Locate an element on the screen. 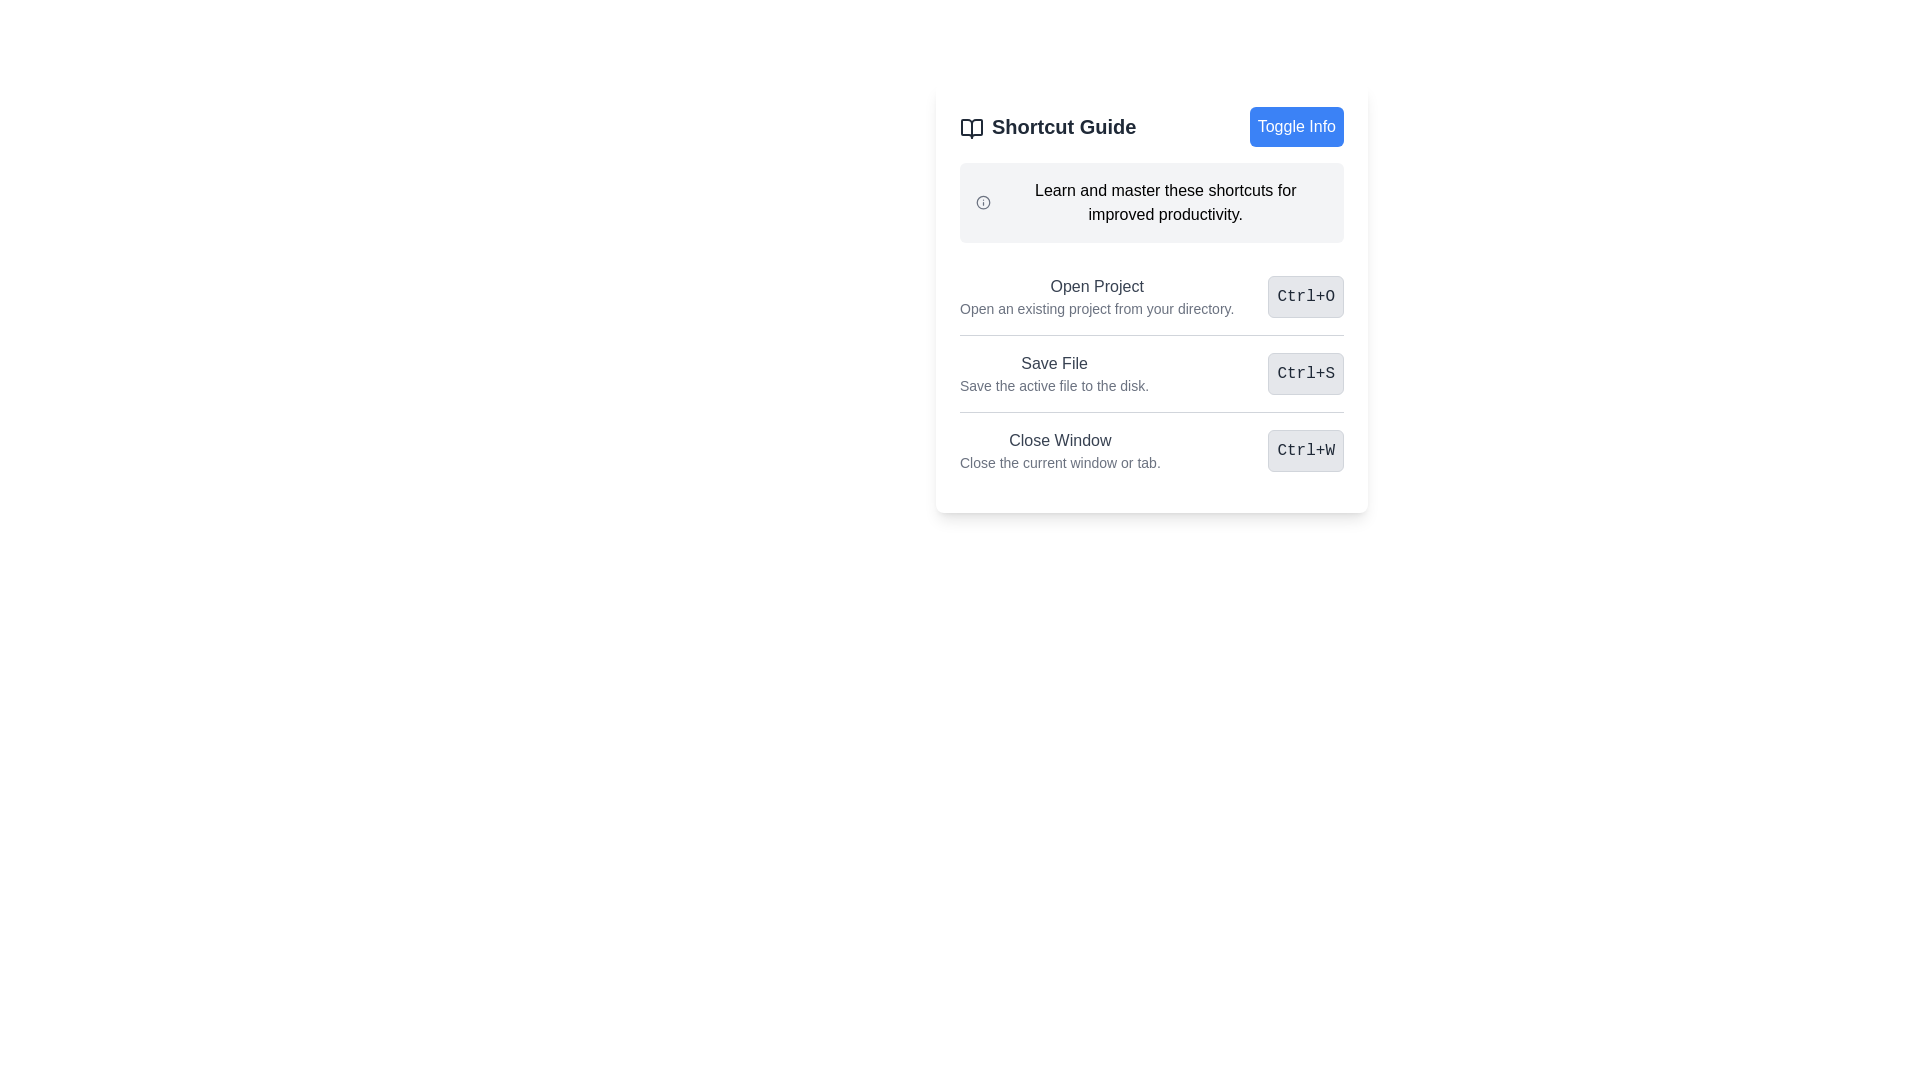  title text that serves as the header for the adjacent content in the panel is located at coordinates (1047, 127).